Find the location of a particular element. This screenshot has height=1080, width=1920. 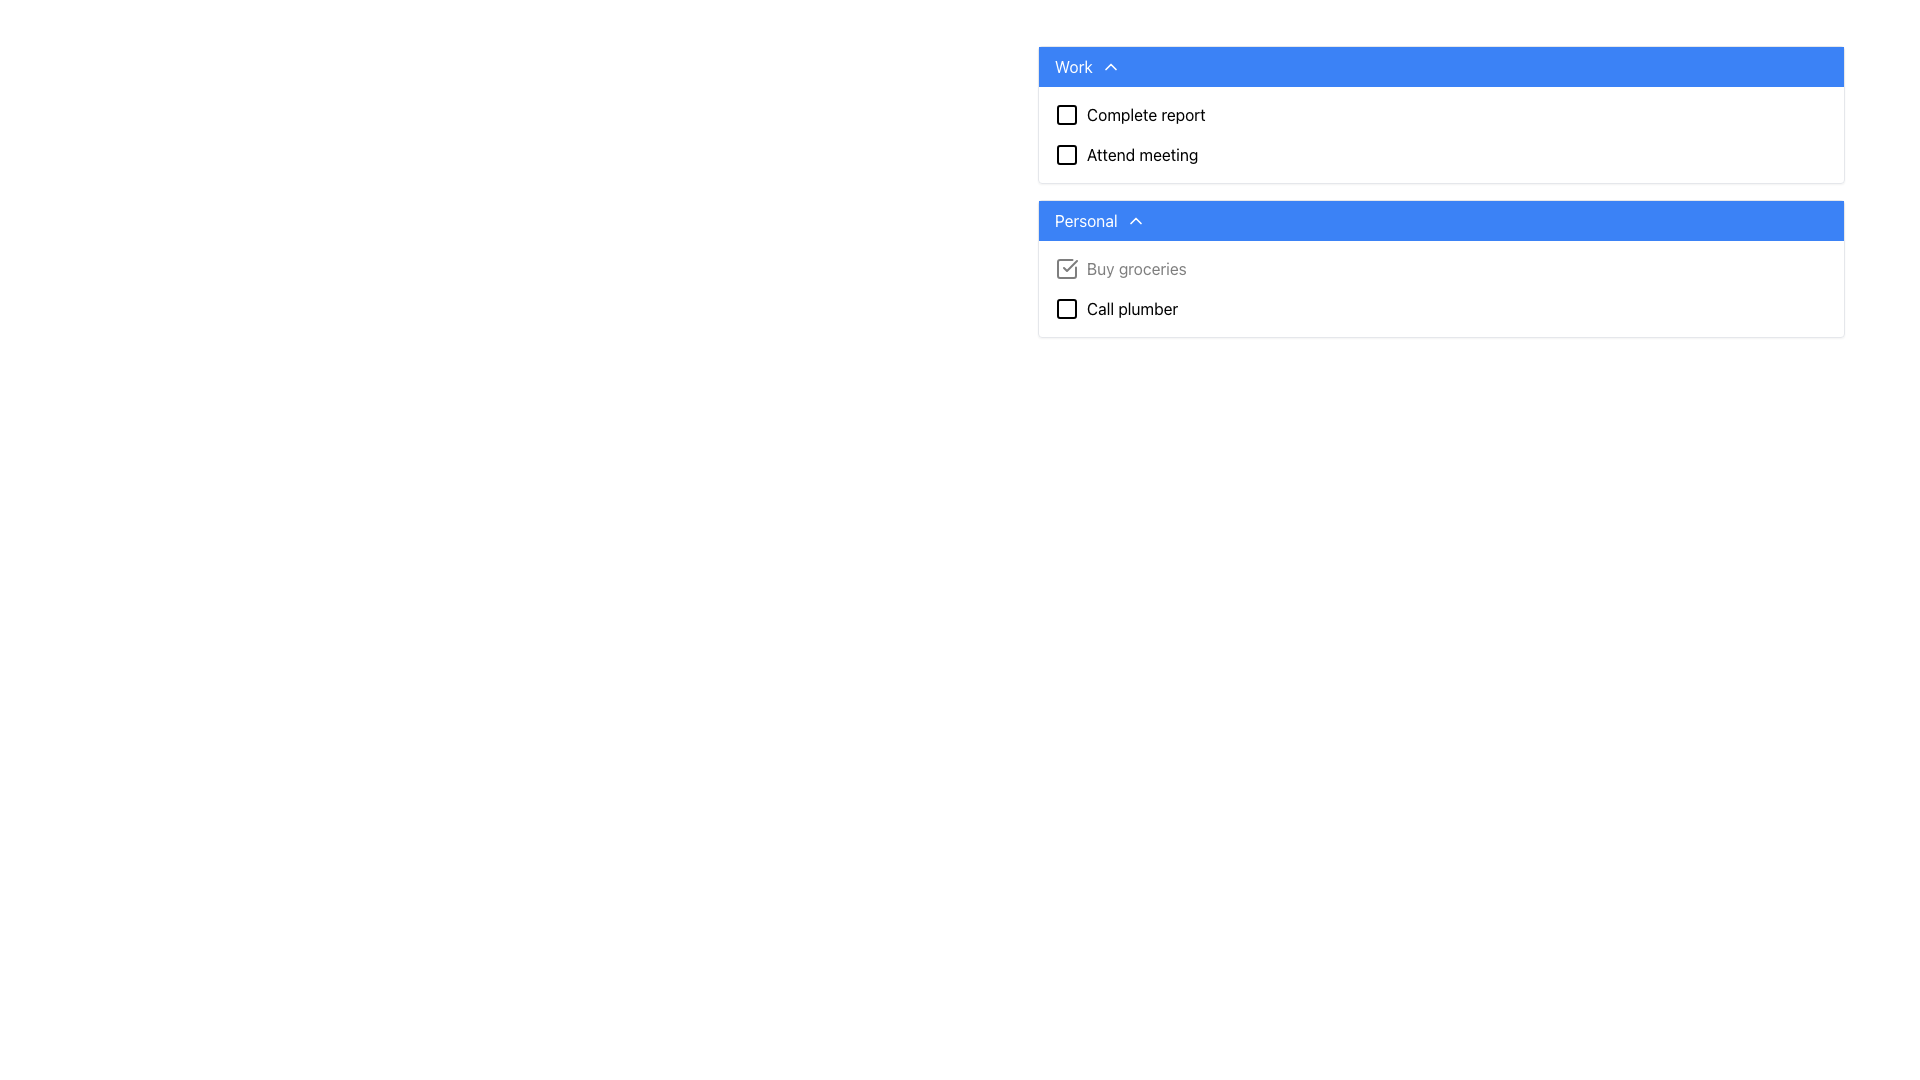

the checkbox indicating the completion status of the task 'Buy groceries' to toggle its completion status is located at coordinates (1065, 268).